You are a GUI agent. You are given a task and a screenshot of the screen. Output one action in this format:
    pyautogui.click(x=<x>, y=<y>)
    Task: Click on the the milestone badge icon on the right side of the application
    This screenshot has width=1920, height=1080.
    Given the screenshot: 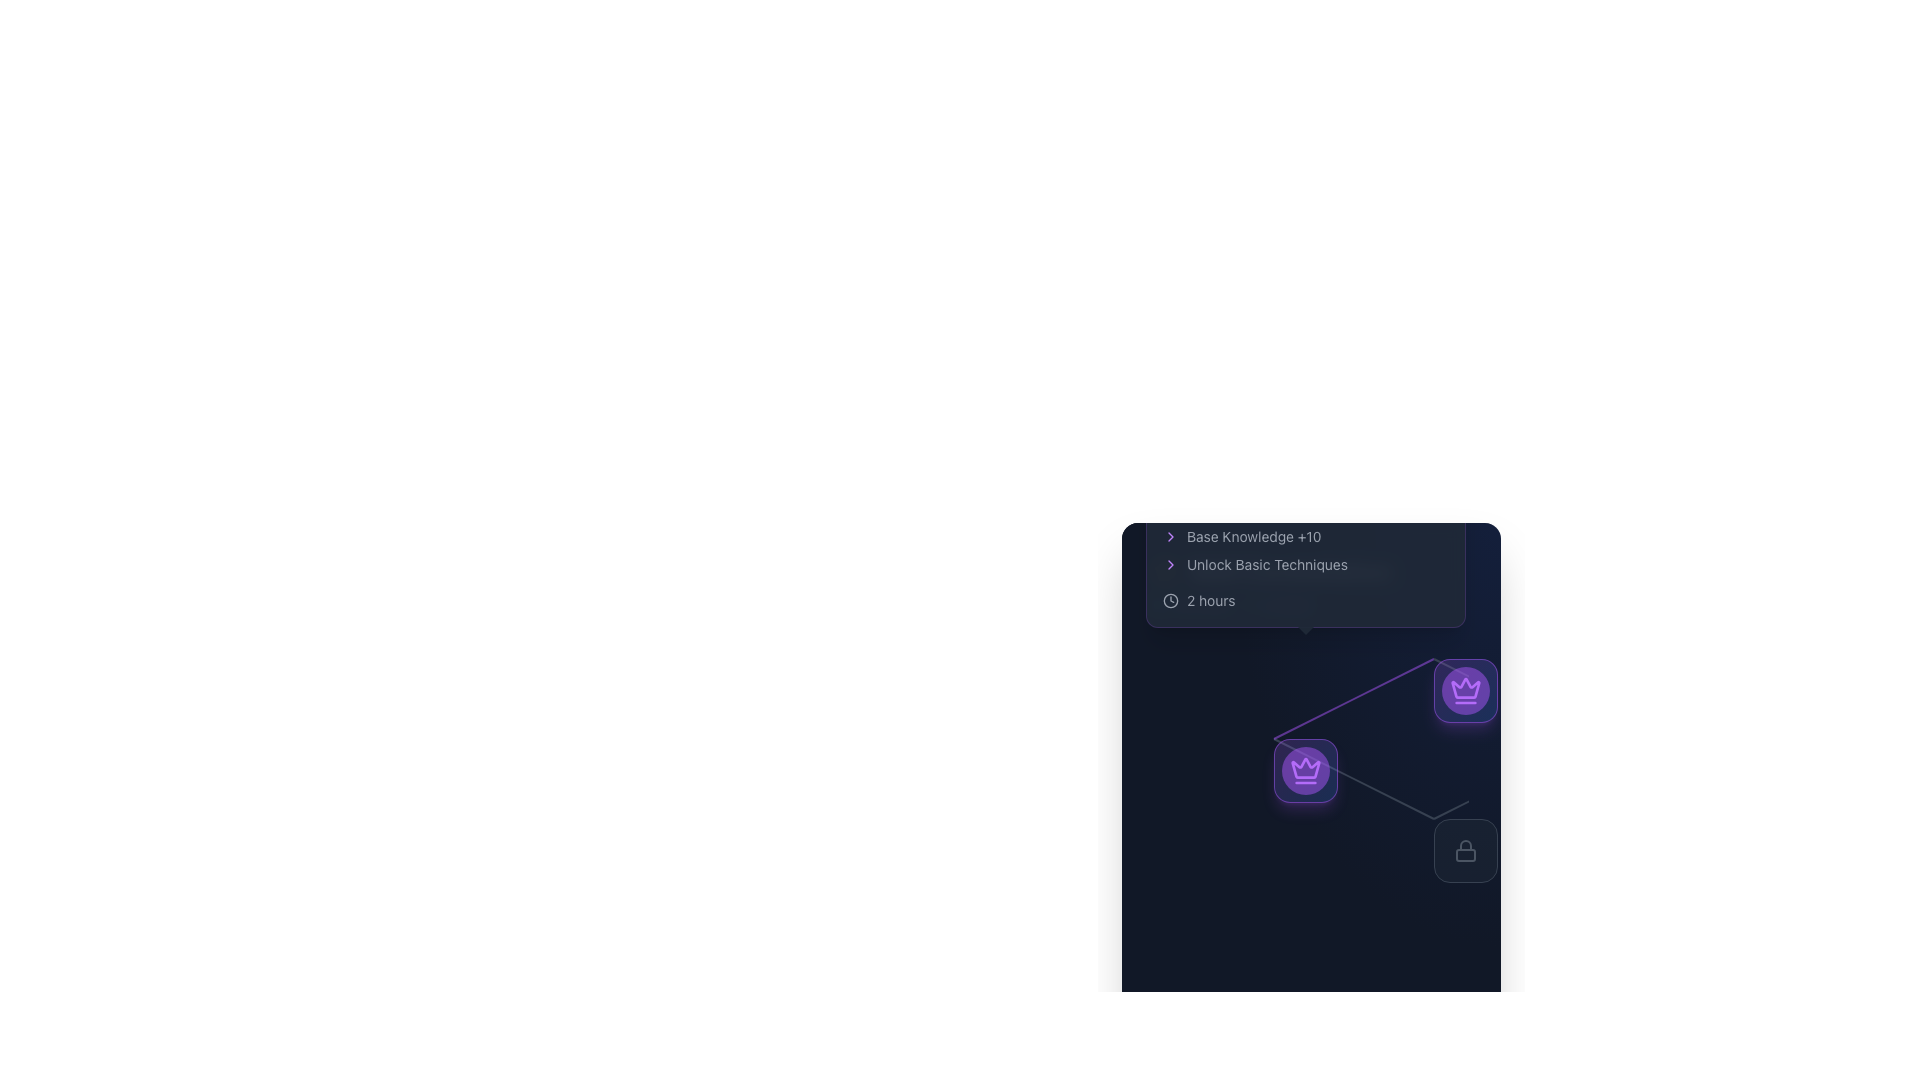 What is the action you would take?
    pyautogui.click(x=1465, y=689)
    